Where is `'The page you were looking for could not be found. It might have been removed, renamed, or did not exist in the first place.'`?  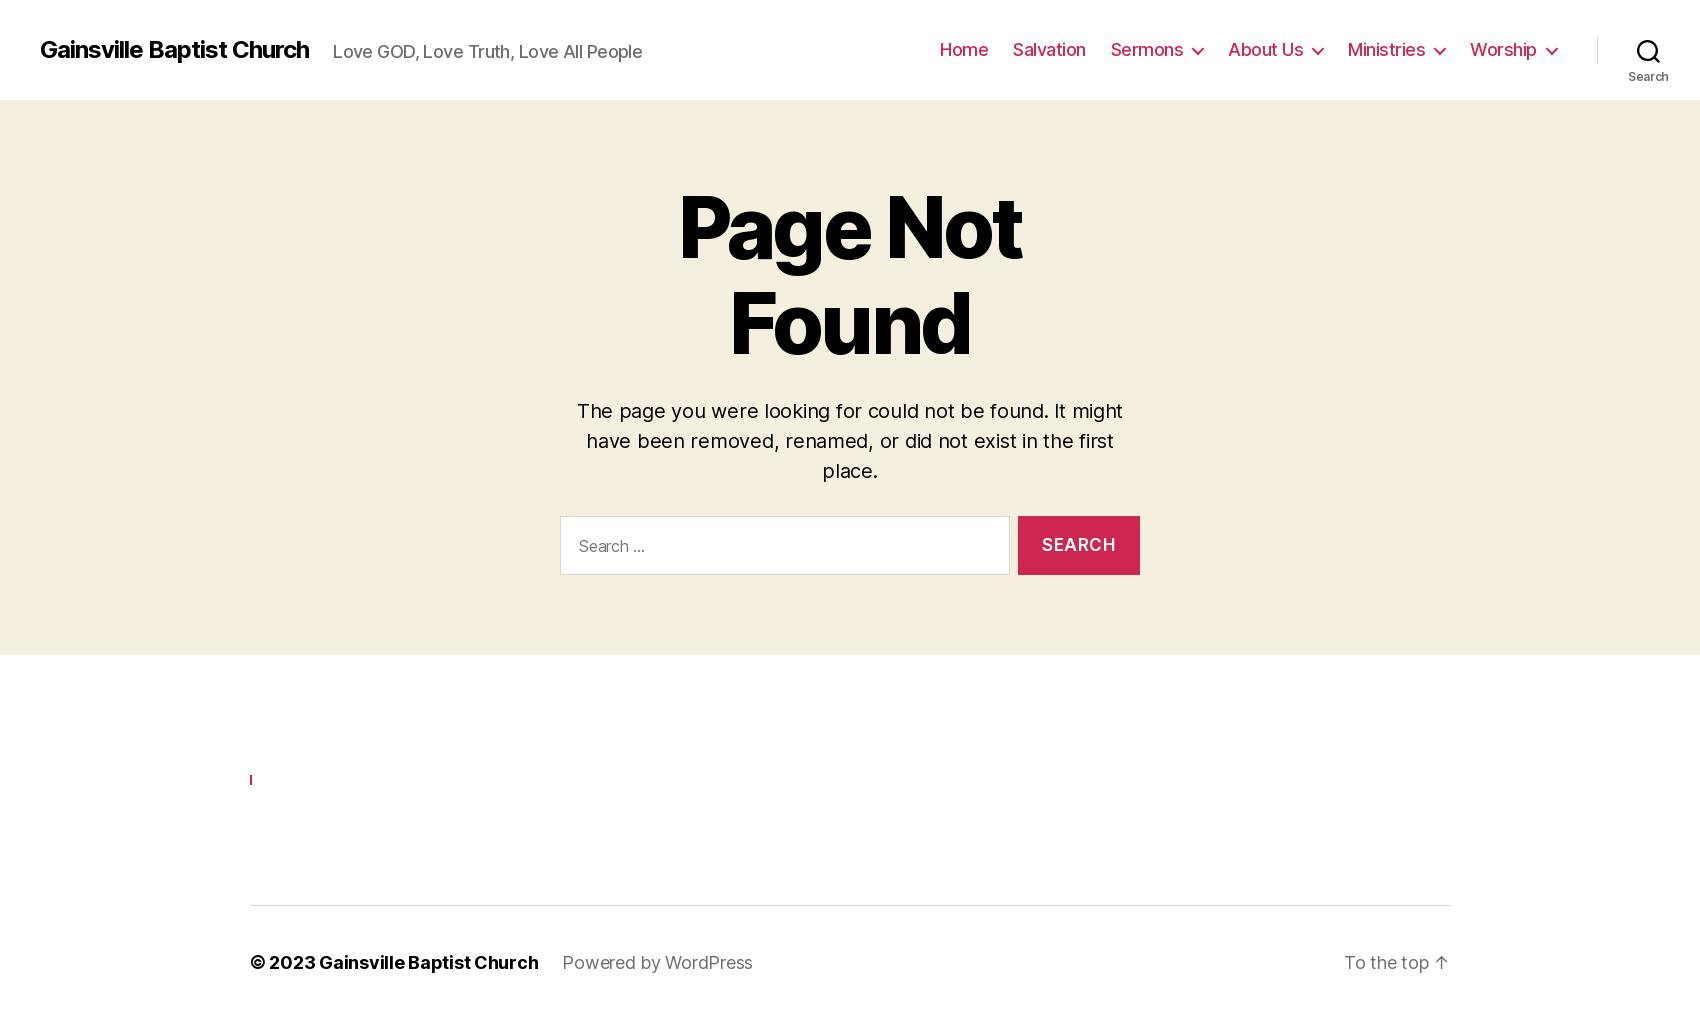
'The page you were looking for could not be found. It might have been removed, renamed, or did not exist in the first place.' is located at coordinates (848, 437).